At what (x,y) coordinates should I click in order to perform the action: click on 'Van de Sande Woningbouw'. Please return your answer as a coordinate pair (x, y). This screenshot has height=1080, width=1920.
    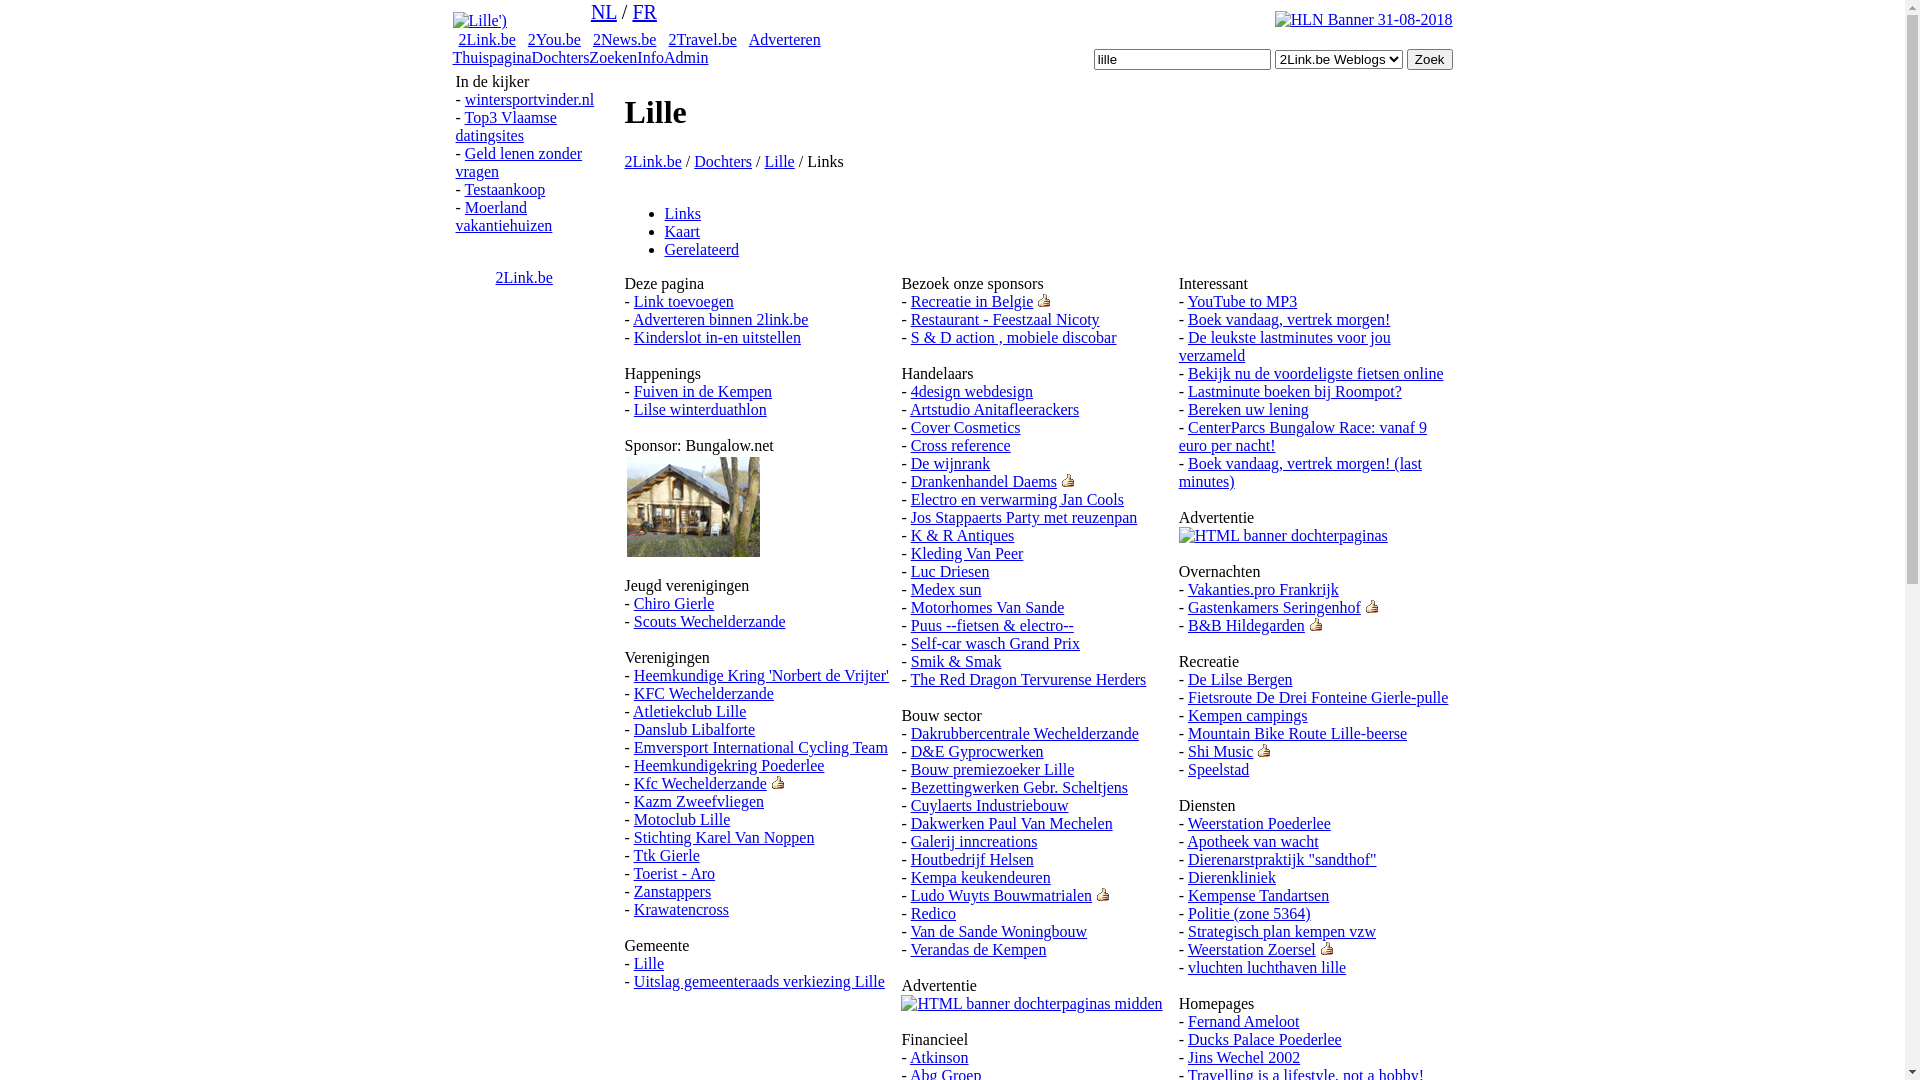
    Looking at the image, I should click on (998, 931).